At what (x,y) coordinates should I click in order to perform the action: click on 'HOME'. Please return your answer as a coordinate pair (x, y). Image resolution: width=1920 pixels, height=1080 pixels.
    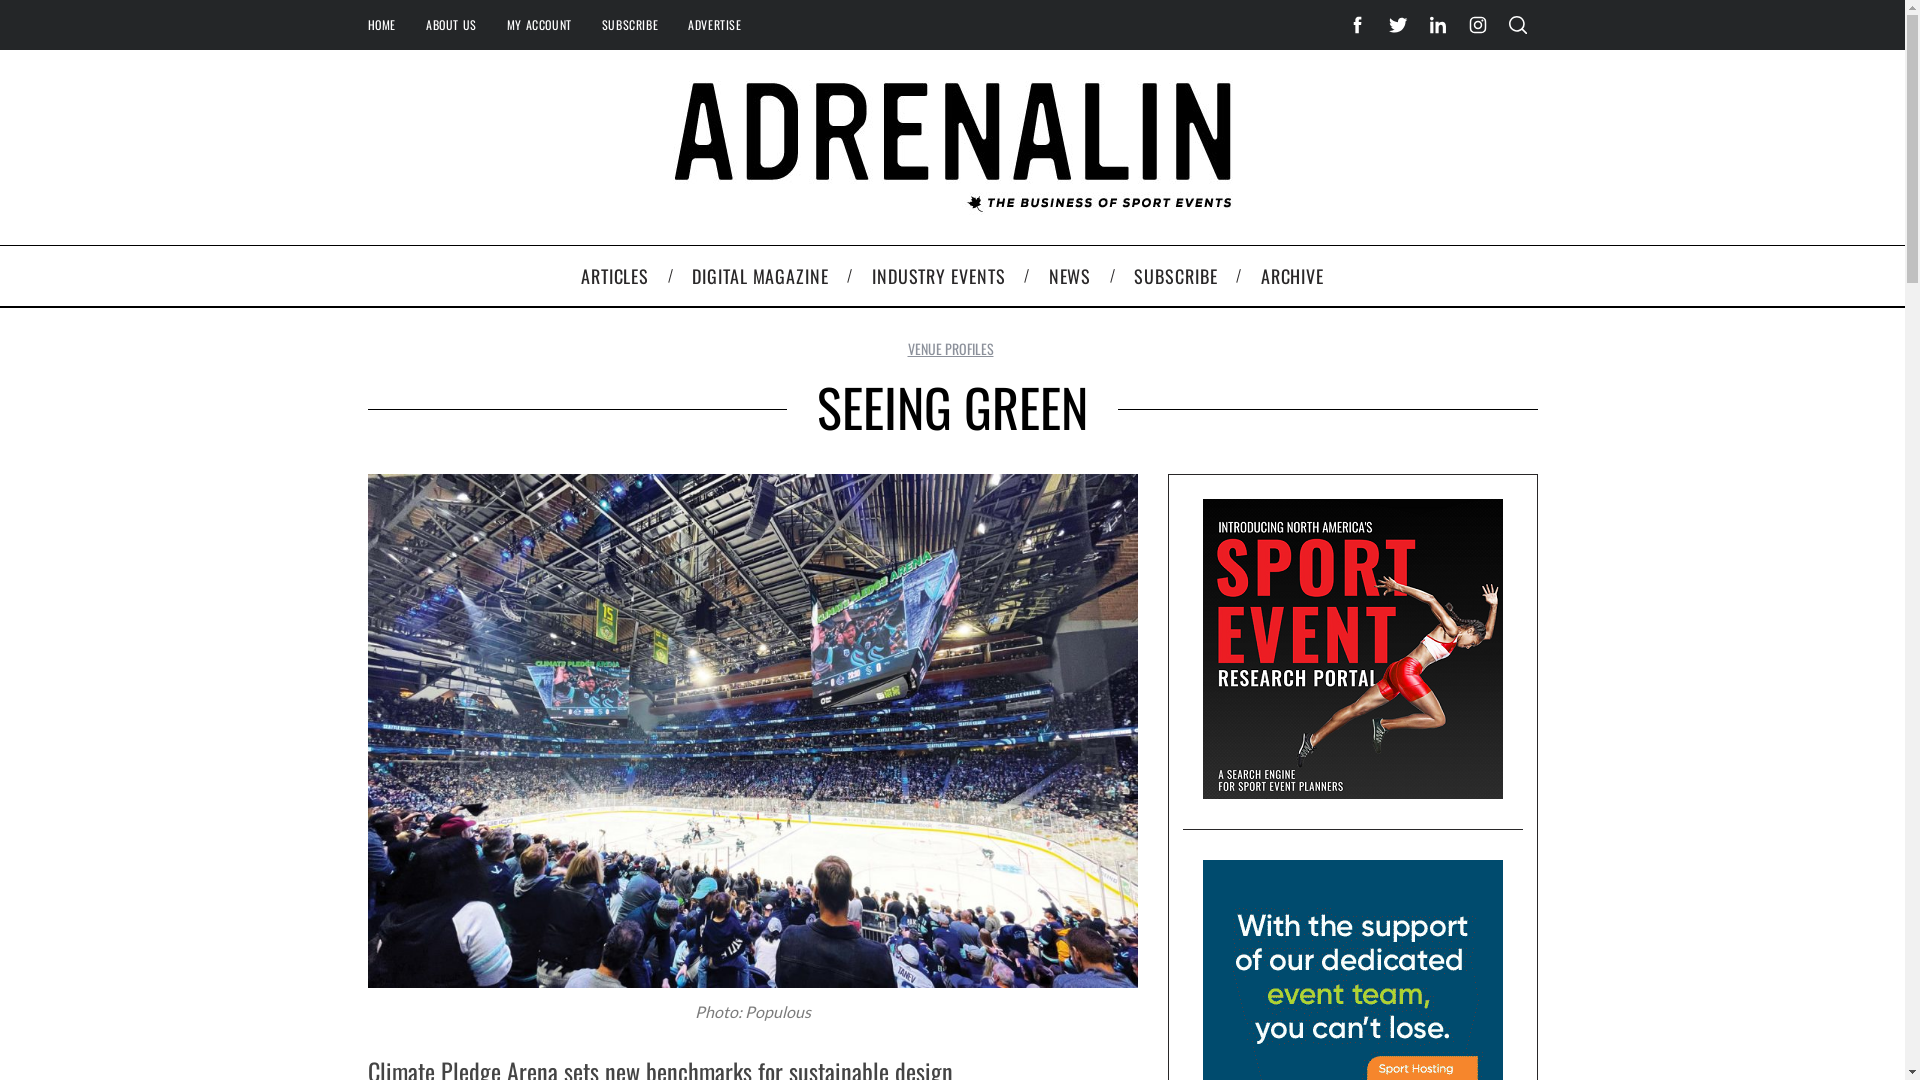
    Looking at the image, I should click on (351, 24).